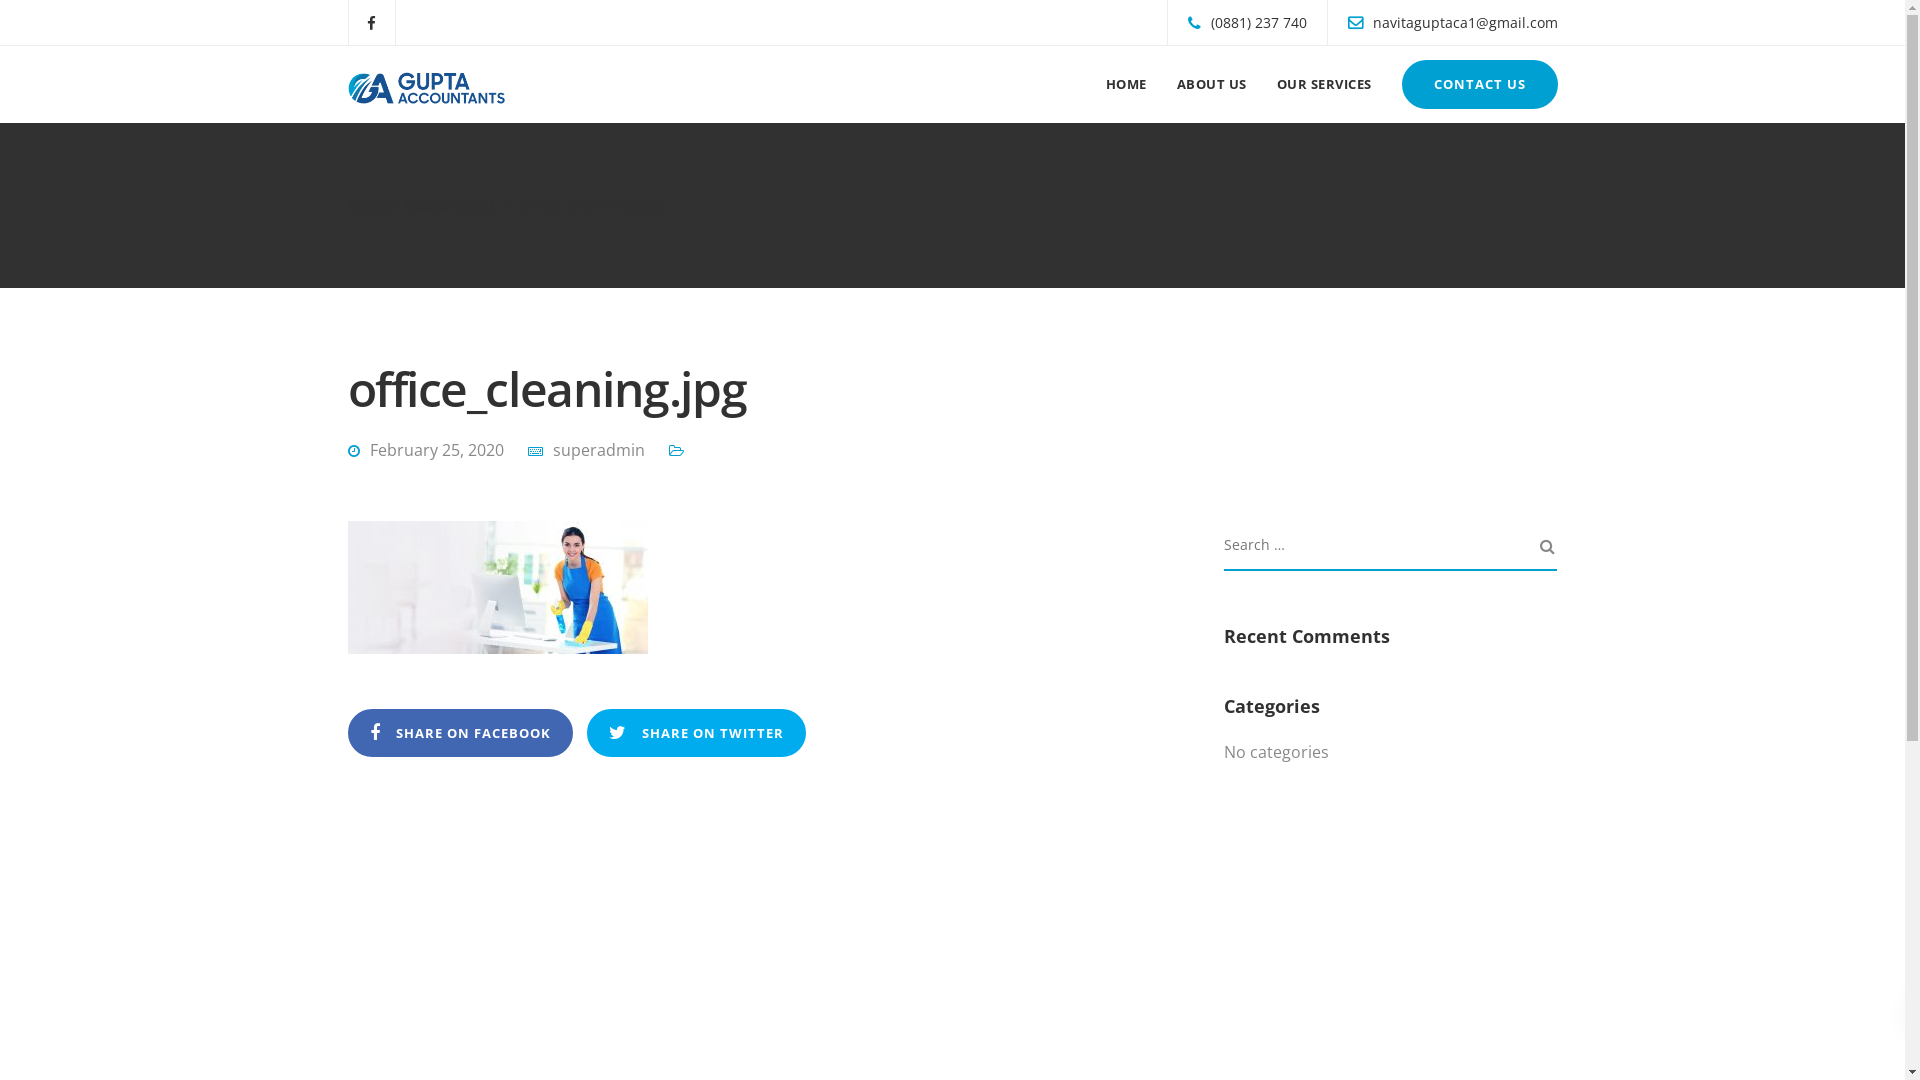 Image resolution: width=1920 pixels, height=1080 pixels. I want to click on 'OUR SERVICES', so click(1324, 83).